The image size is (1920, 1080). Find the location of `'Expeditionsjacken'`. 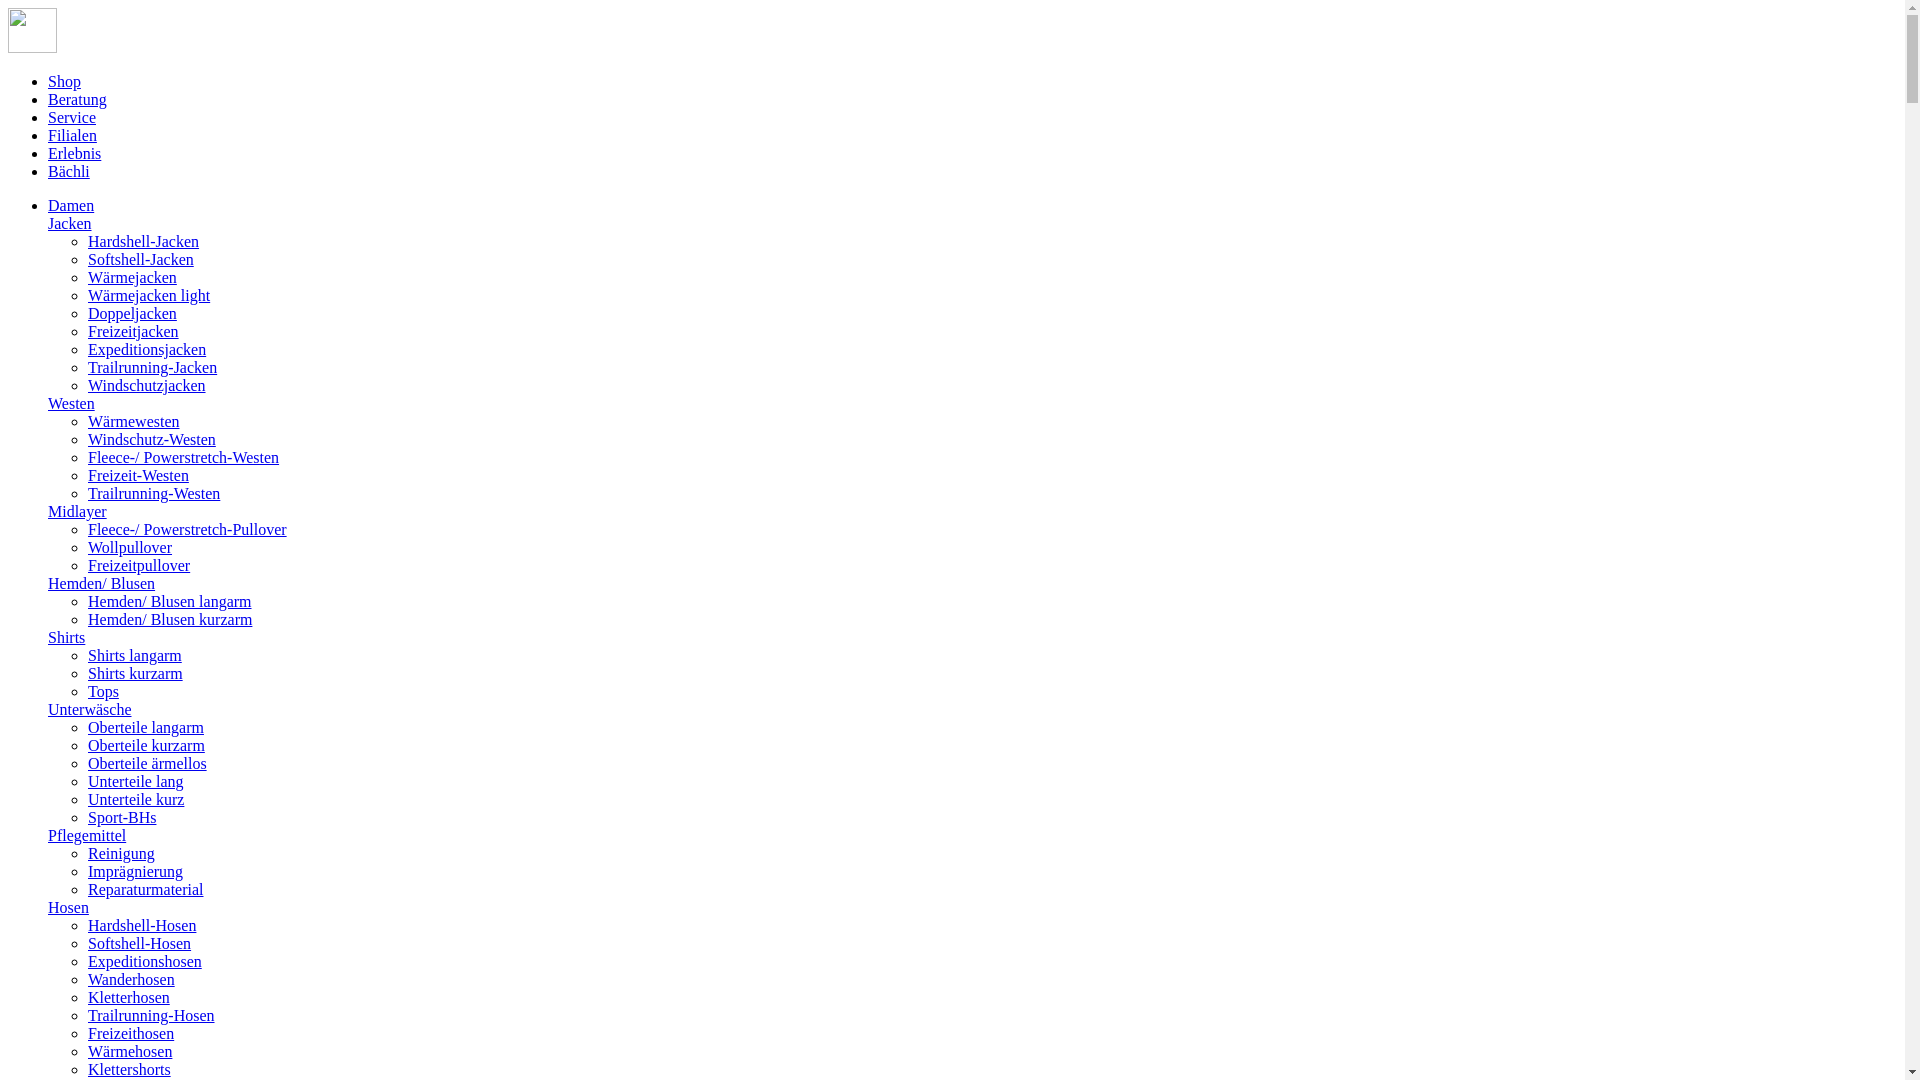

'Expeditionsjacken' is located at coordinates (146, 348).